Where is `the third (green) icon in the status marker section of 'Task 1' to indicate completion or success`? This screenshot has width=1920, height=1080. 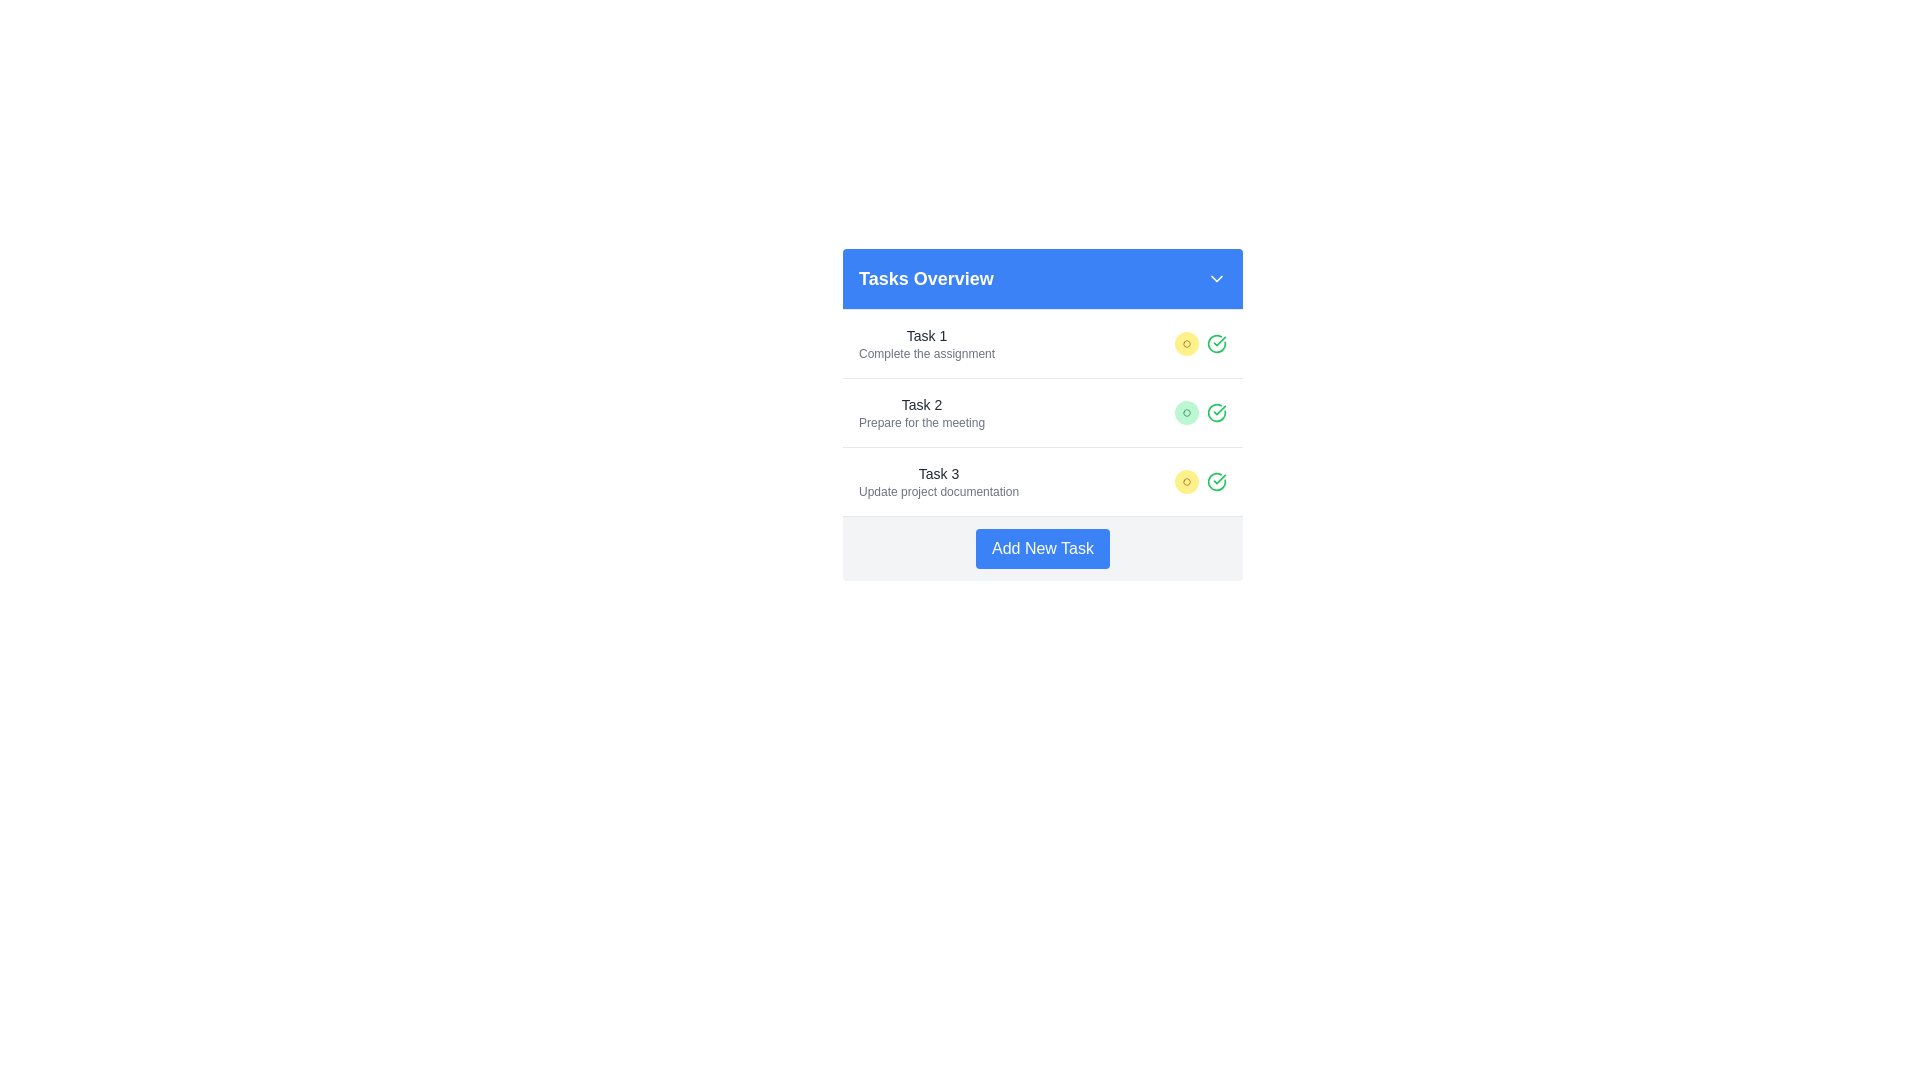 the third (green) icon in the status marker section of 'Task 1' to indicate completion or success is located at coordinates (1216, 342).